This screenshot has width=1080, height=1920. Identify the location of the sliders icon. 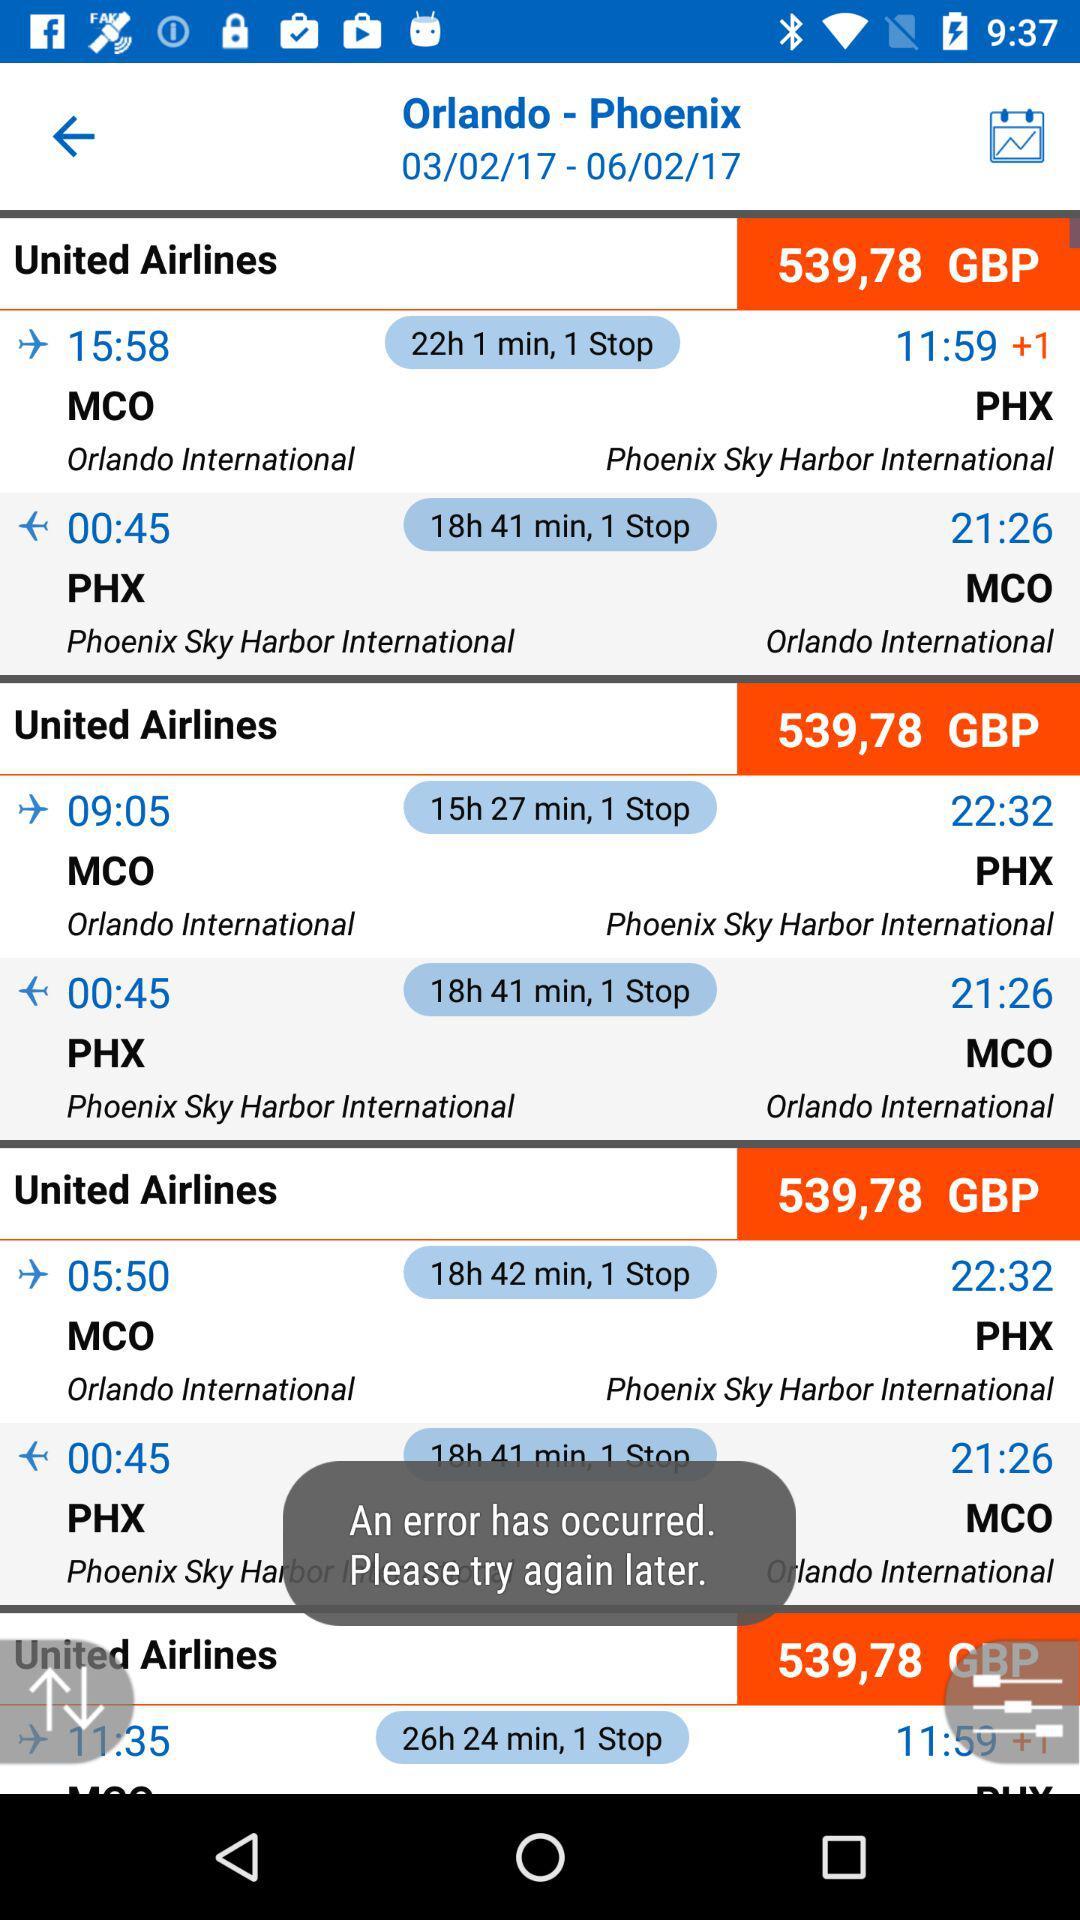
(1001, 1700).